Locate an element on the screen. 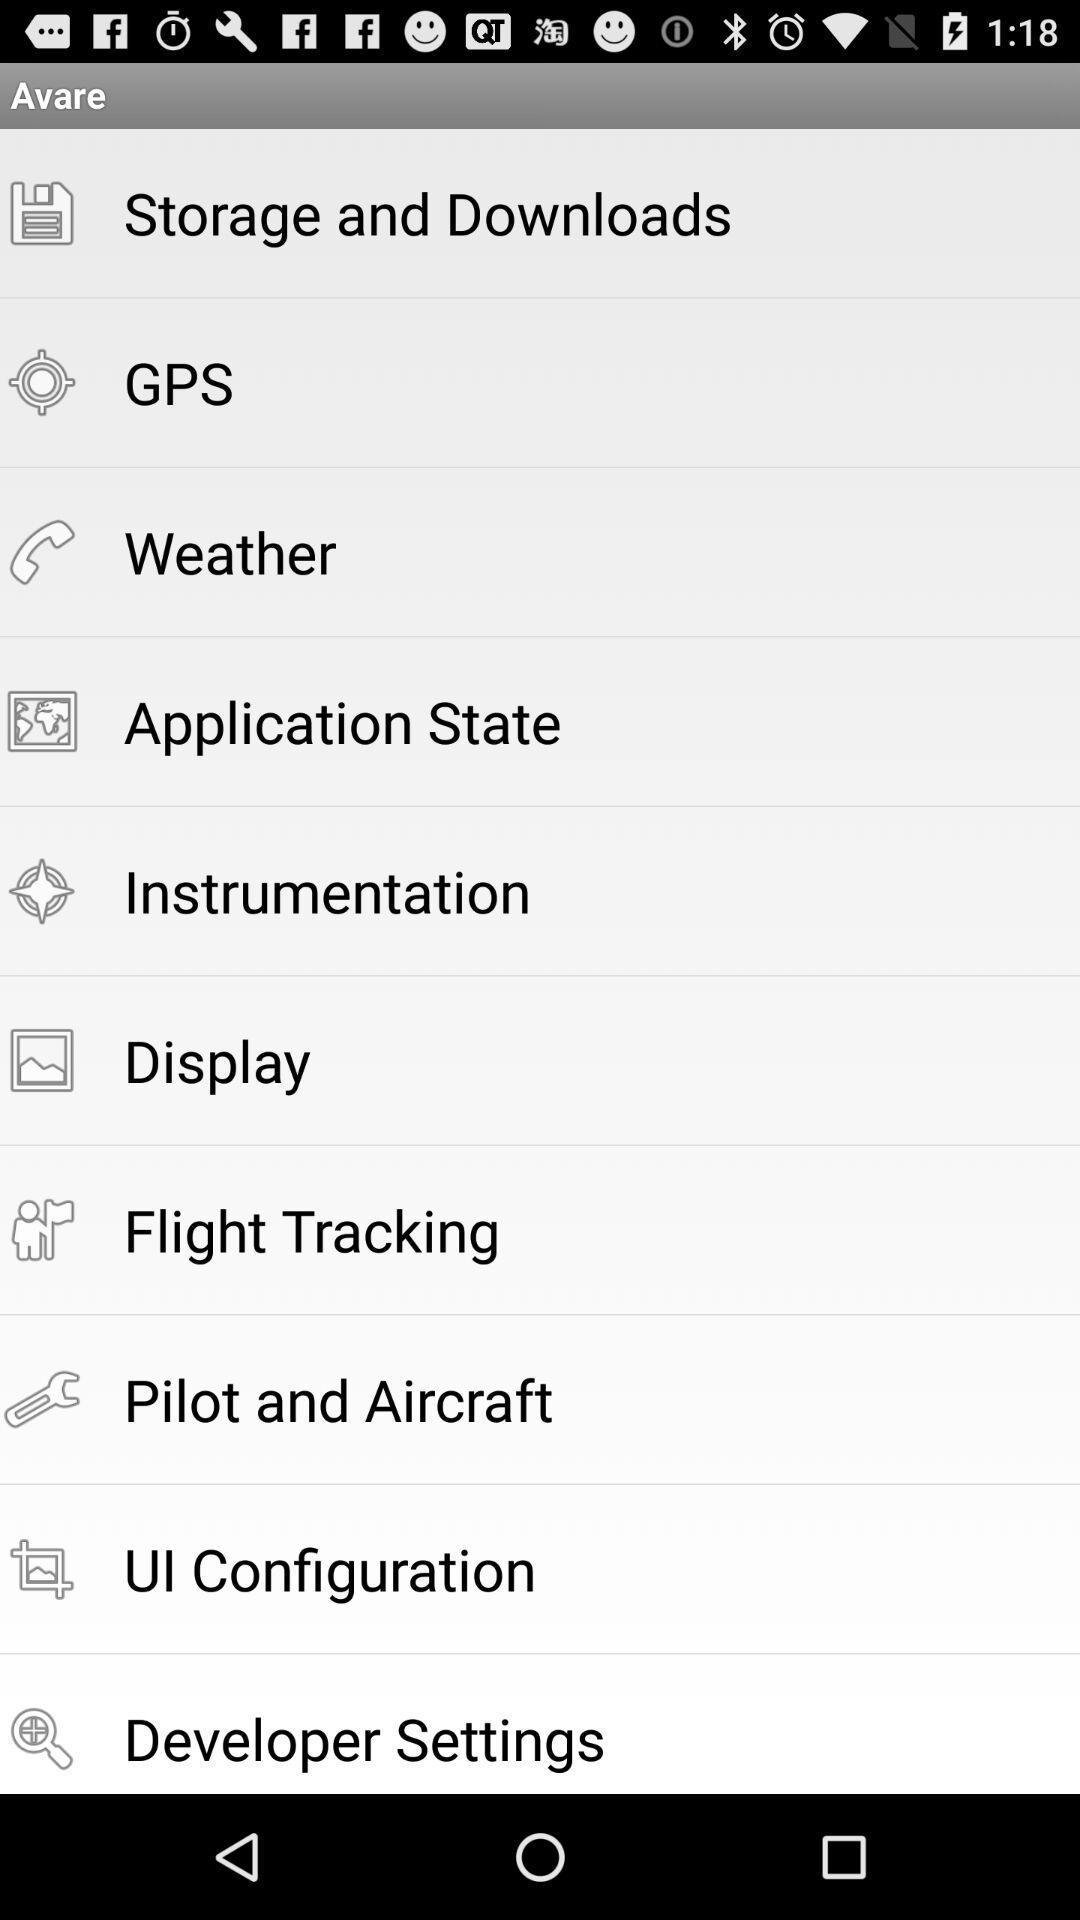 This screenshot has height=1920, width=1080. the app above instrumentation icon is located at coordinates (341, 720).